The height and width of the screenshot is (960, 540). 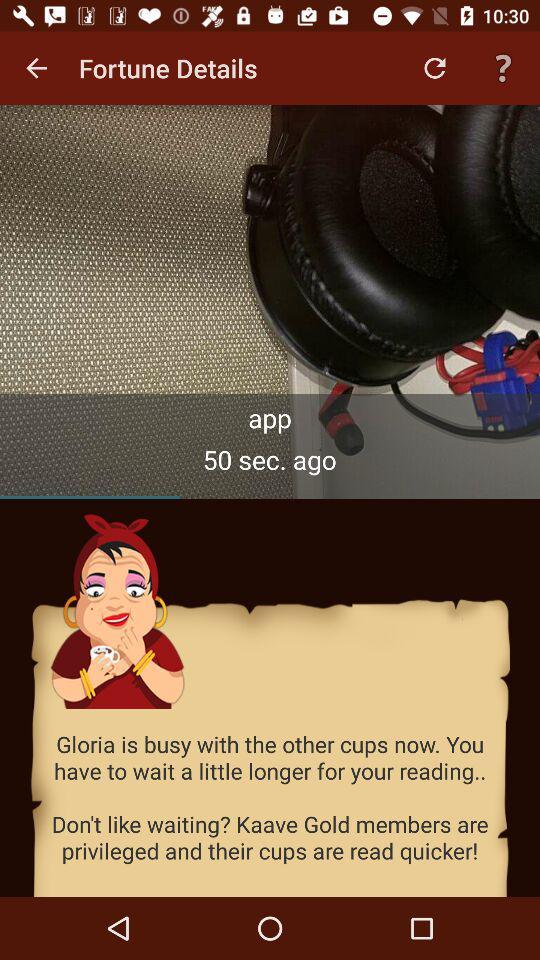 What do you see at coordinates (36, 68) in the screenshot?
I see `the app to the left of the fortune details app` at bounding box center [36, 68].